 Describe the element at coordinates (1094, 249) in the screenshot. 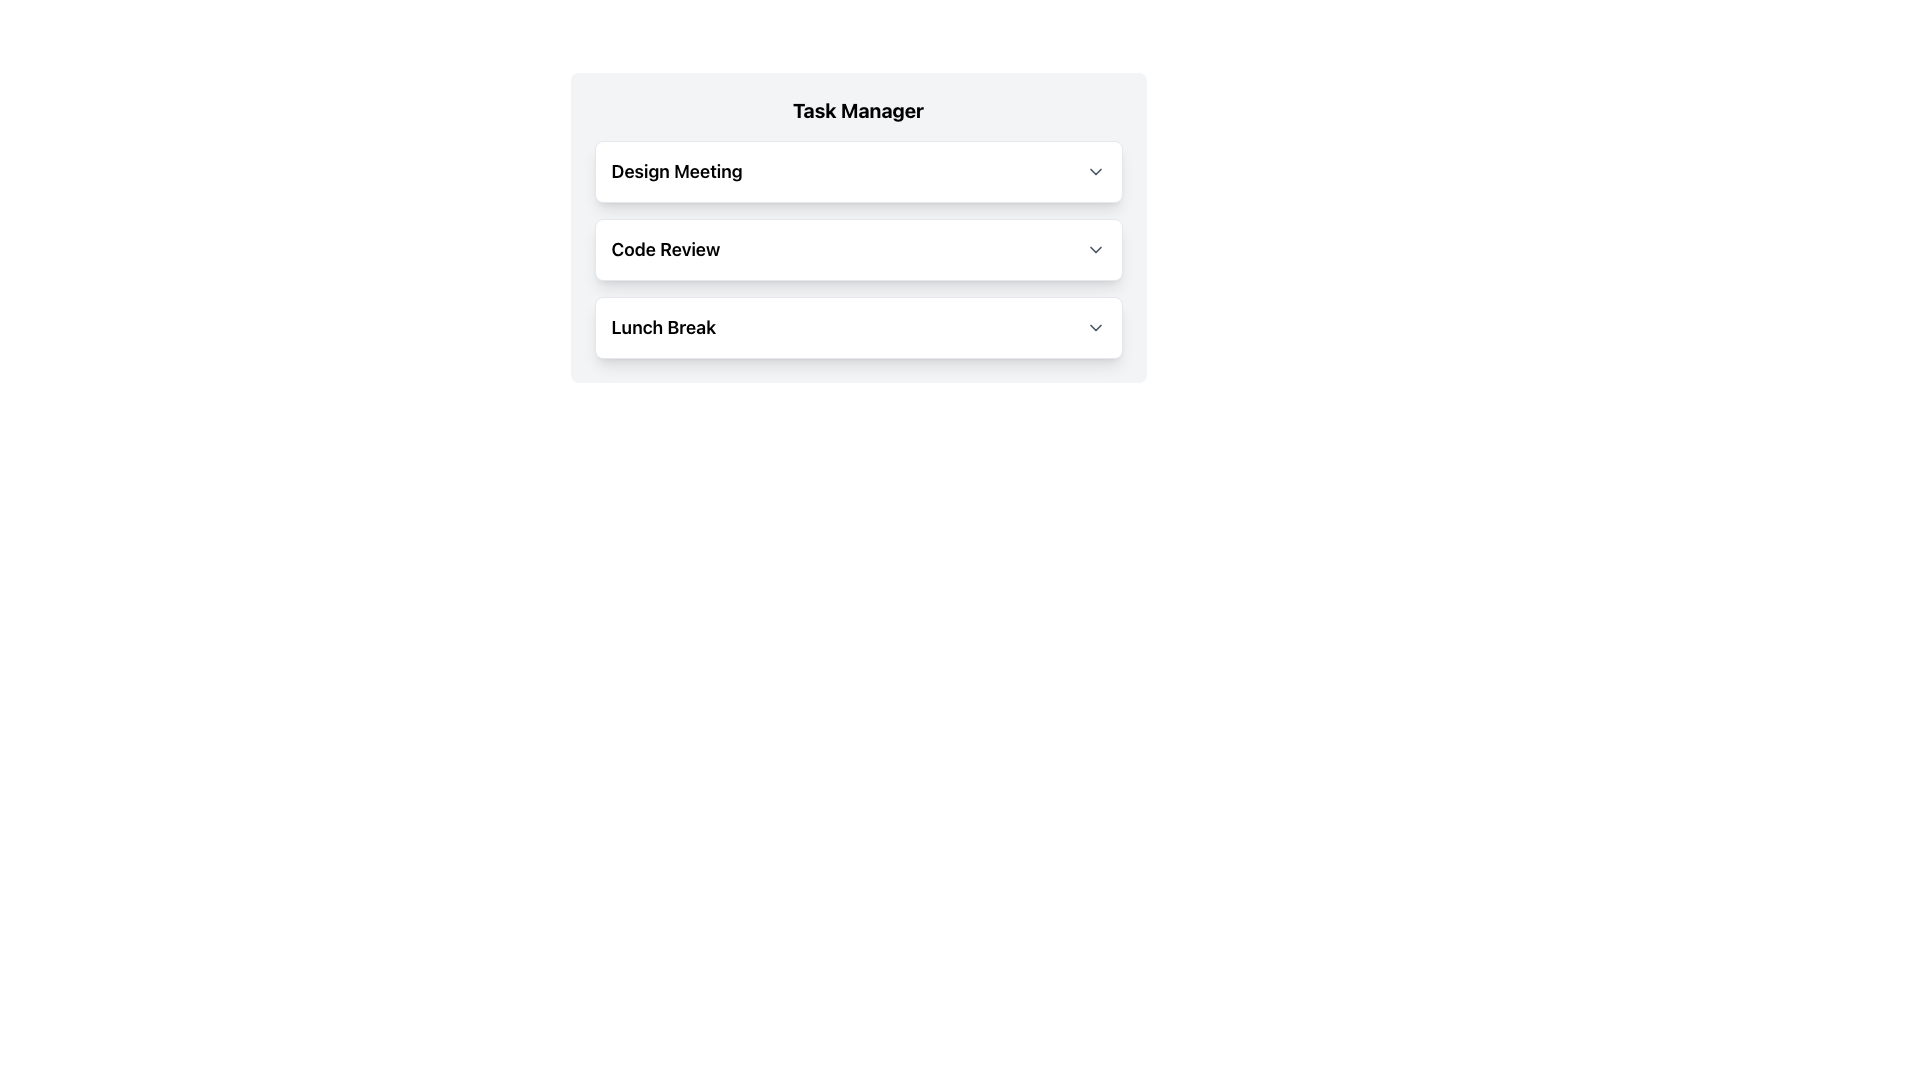

I see `the dropdown menu icon next to the 'Code Review' button` at that location.